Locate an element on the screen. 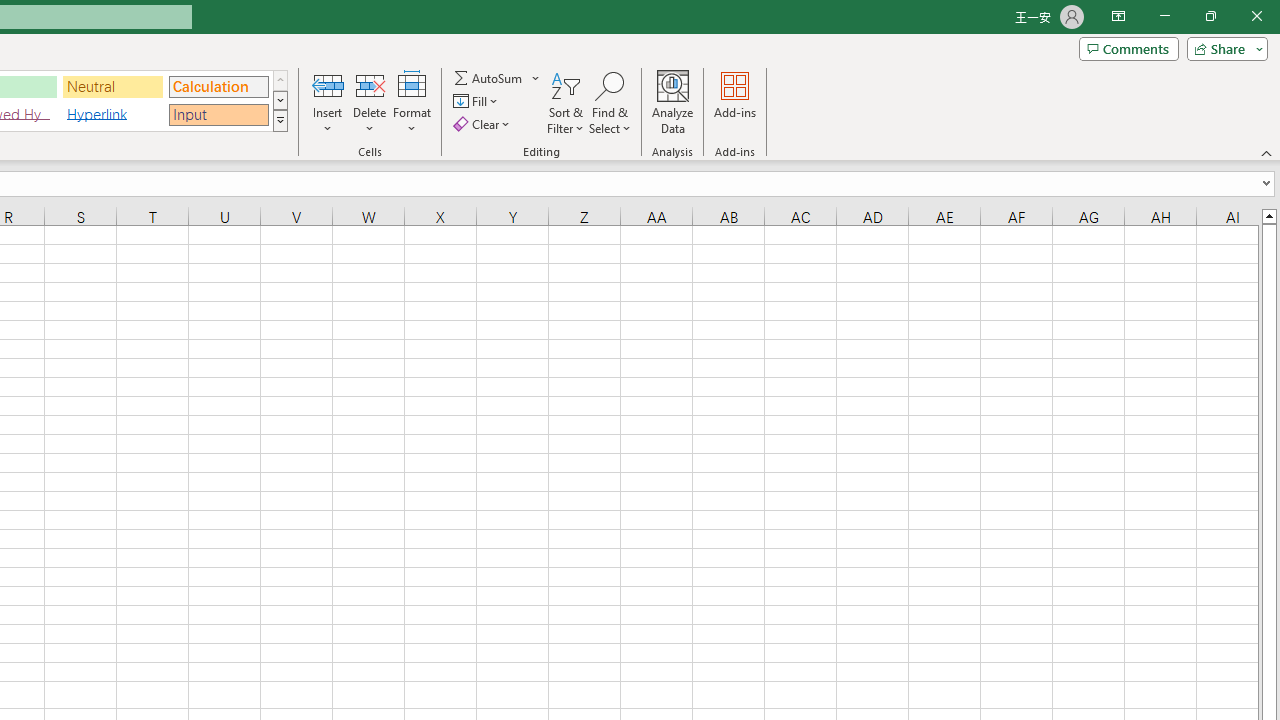 The height and width of the screenshot is (720, 1280). 'Sort & Filter' is located at coordinates (565, 103).